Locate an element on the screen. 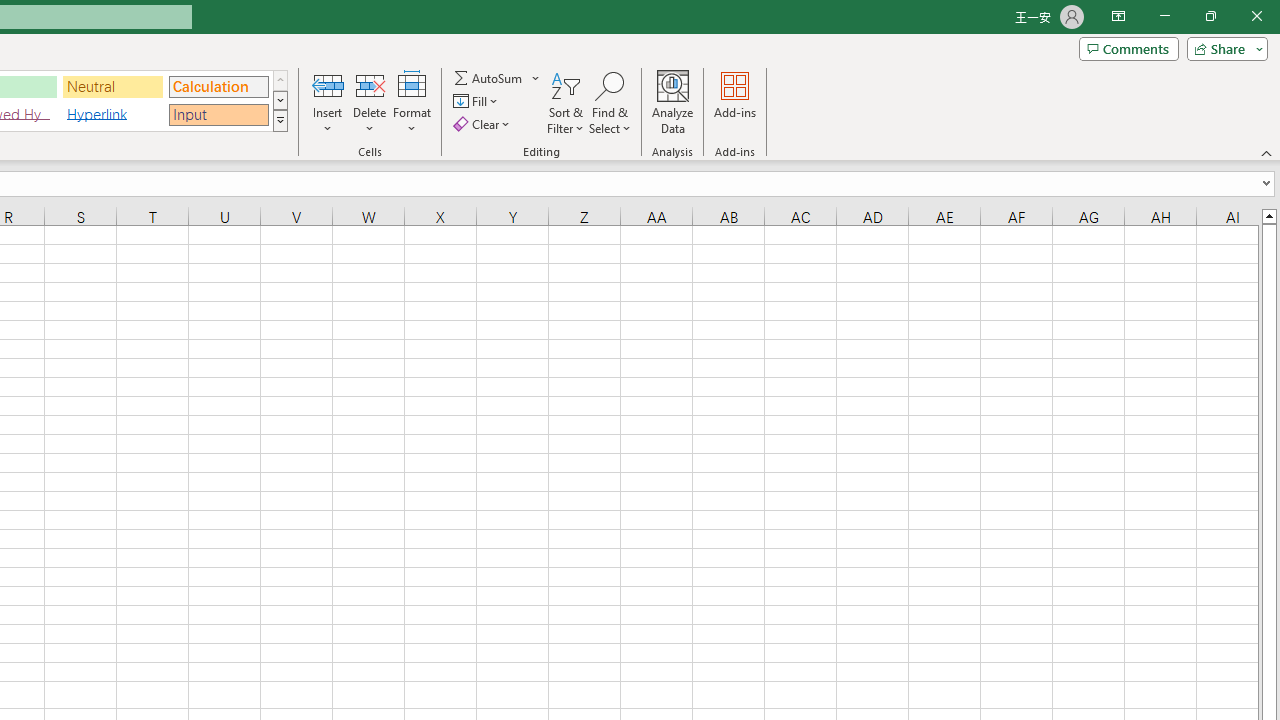 The height and width of the screenshot is (720, 1280). 'Sort & Filter' is located at coordinates (565, 103).